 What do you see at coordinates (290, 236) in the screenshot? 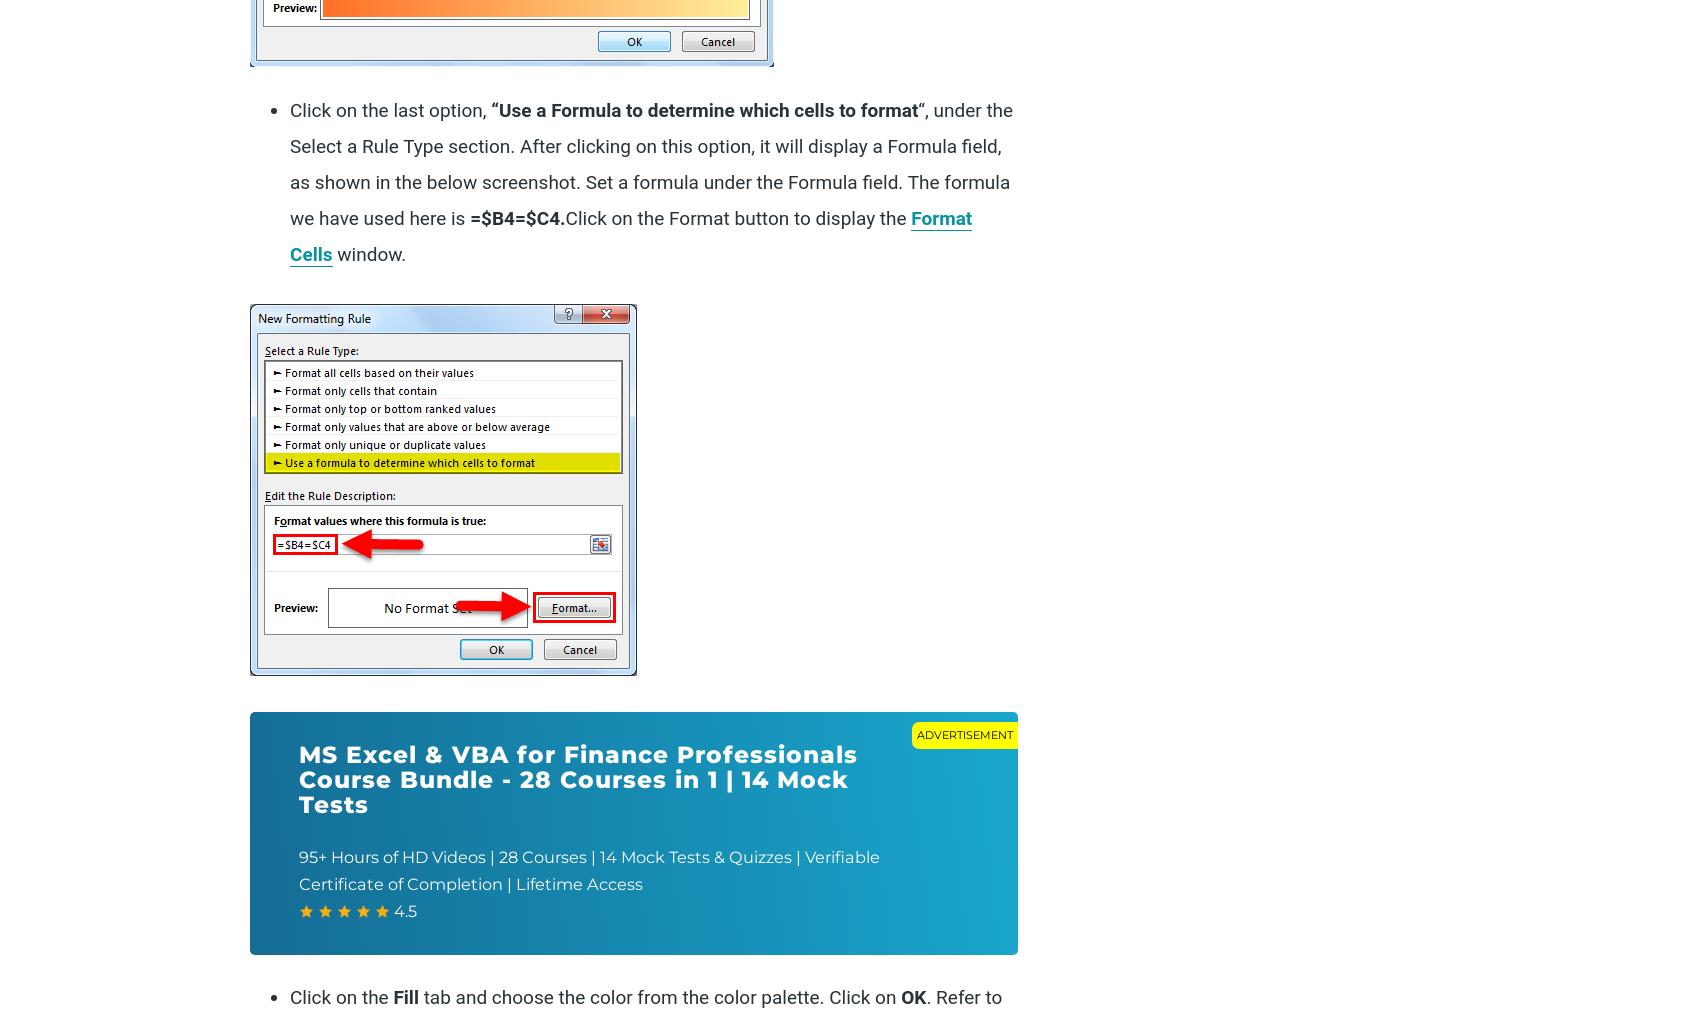
I see `'Format Cells'` at bounding box center [290, 236].